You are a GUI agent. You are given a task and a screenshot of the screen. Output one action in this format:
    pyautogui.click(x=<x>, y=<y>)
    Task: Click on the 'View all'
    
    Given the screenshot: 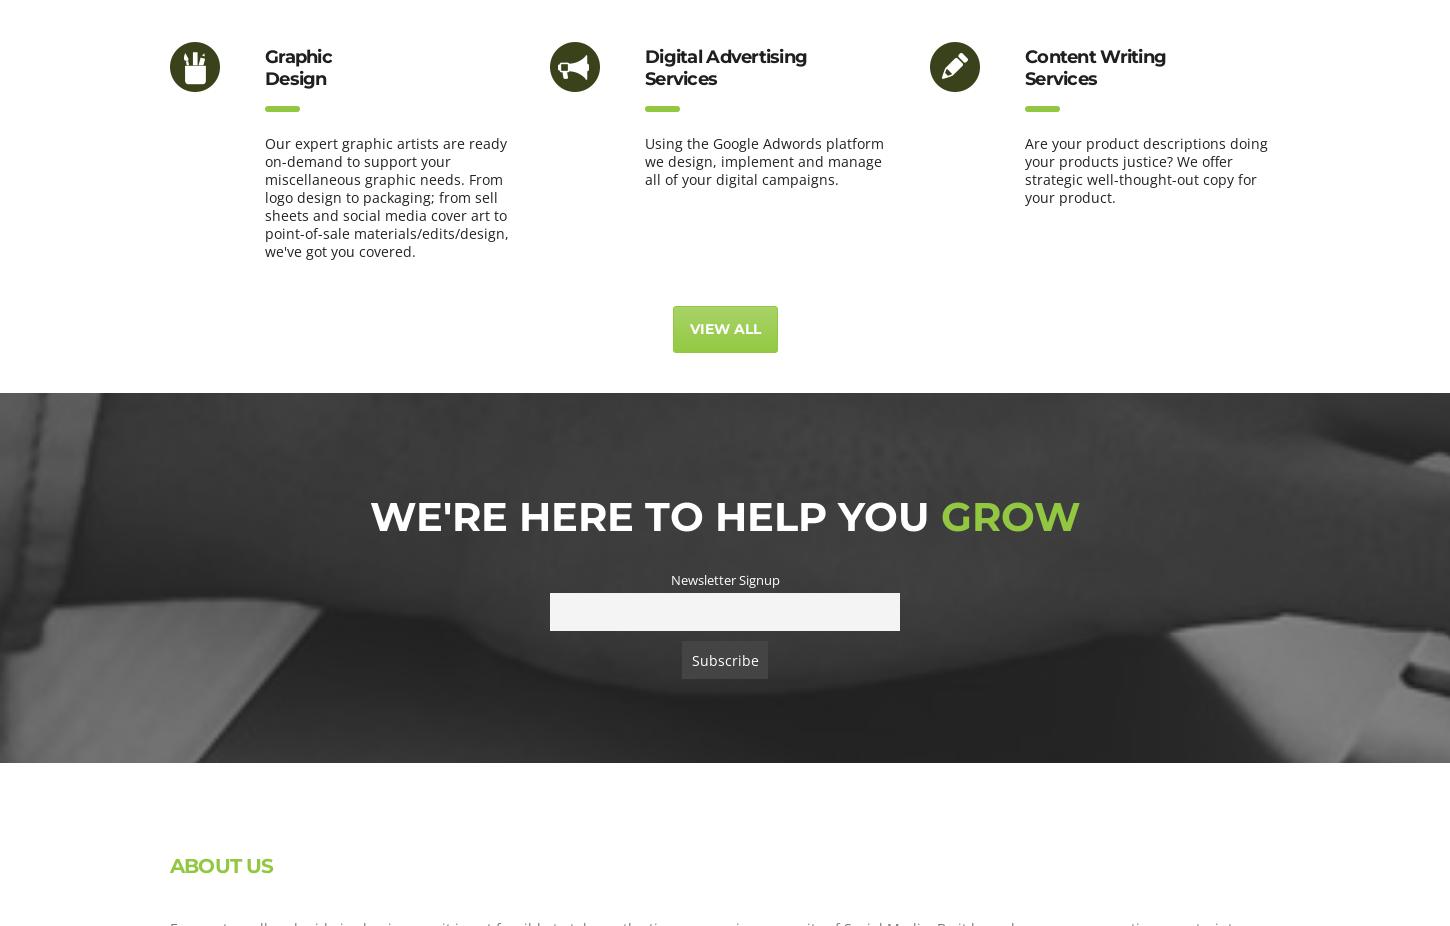 What is the action you would take?
    pyautogui.click(x=723, y=329)
    